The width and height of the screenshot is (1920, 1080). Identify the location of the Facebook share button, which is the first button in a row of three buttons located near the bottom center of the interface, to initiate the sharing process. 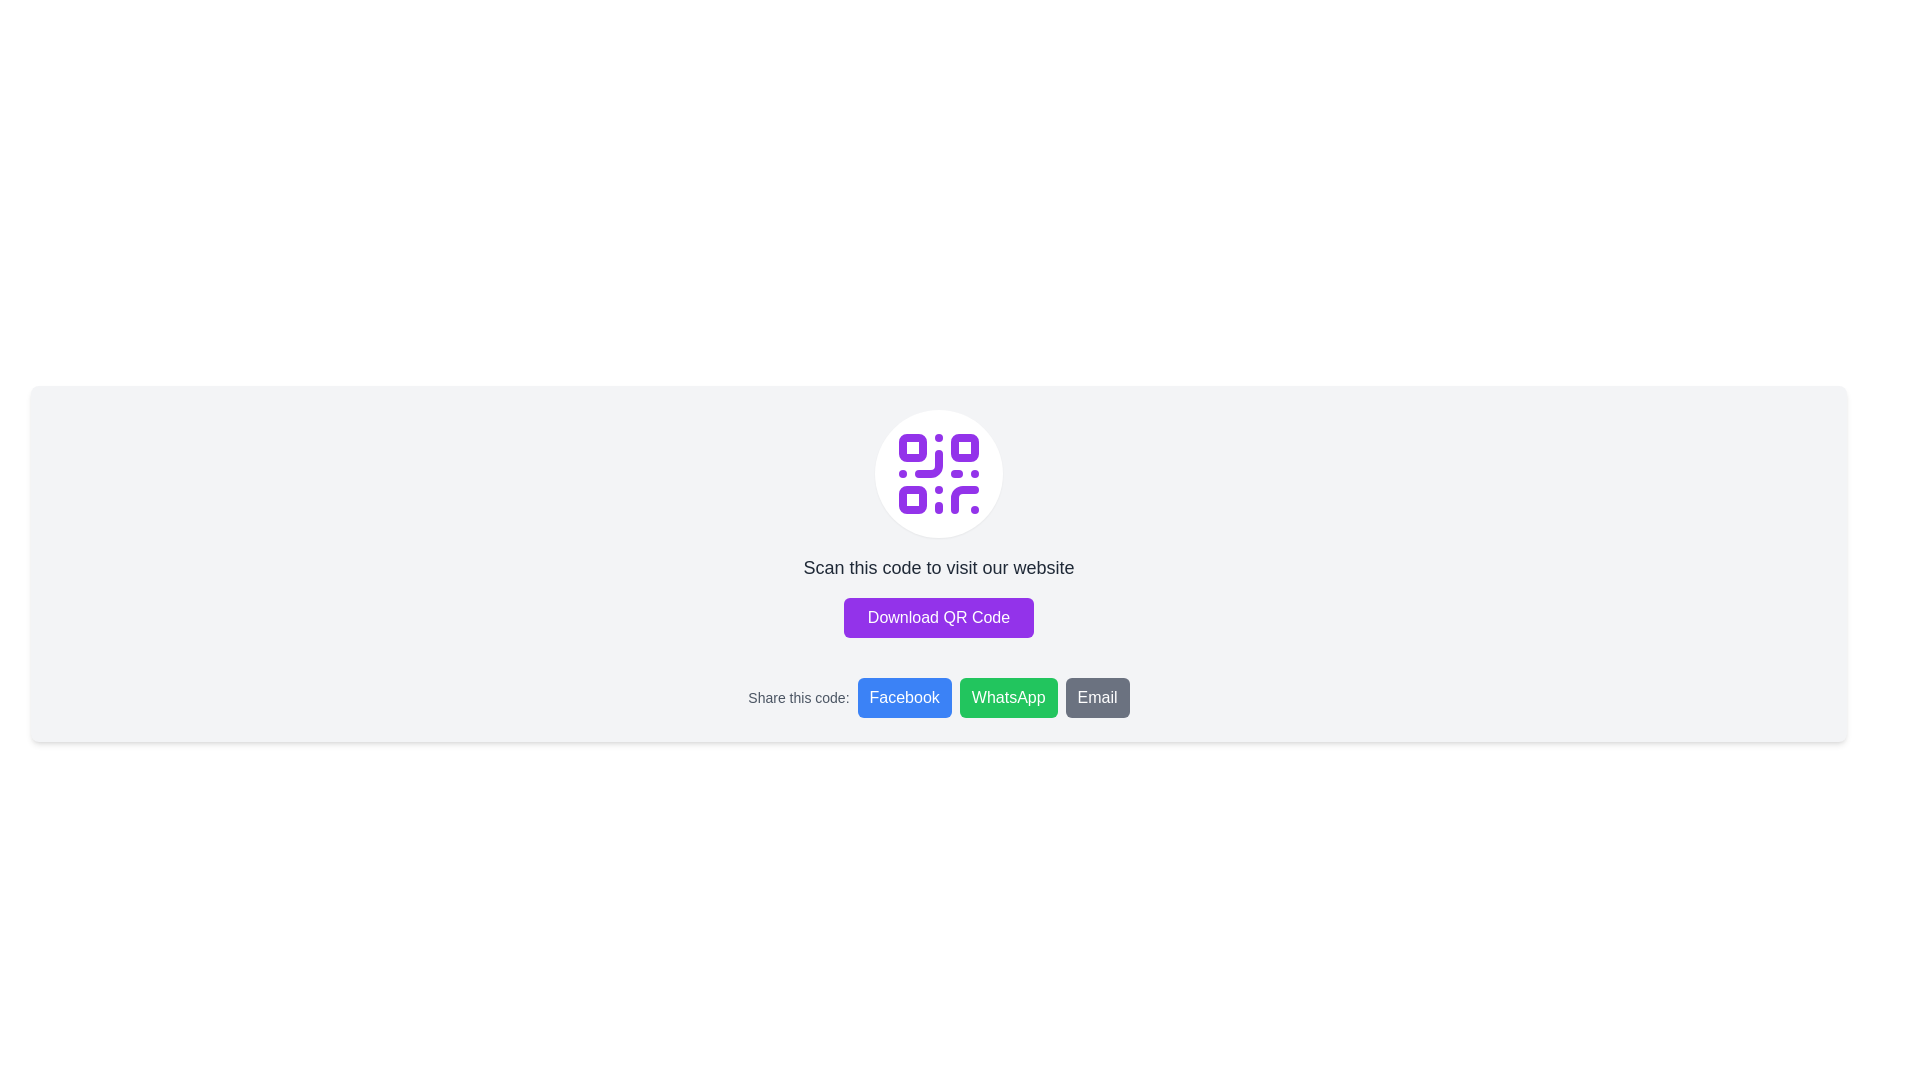
(903, 697).